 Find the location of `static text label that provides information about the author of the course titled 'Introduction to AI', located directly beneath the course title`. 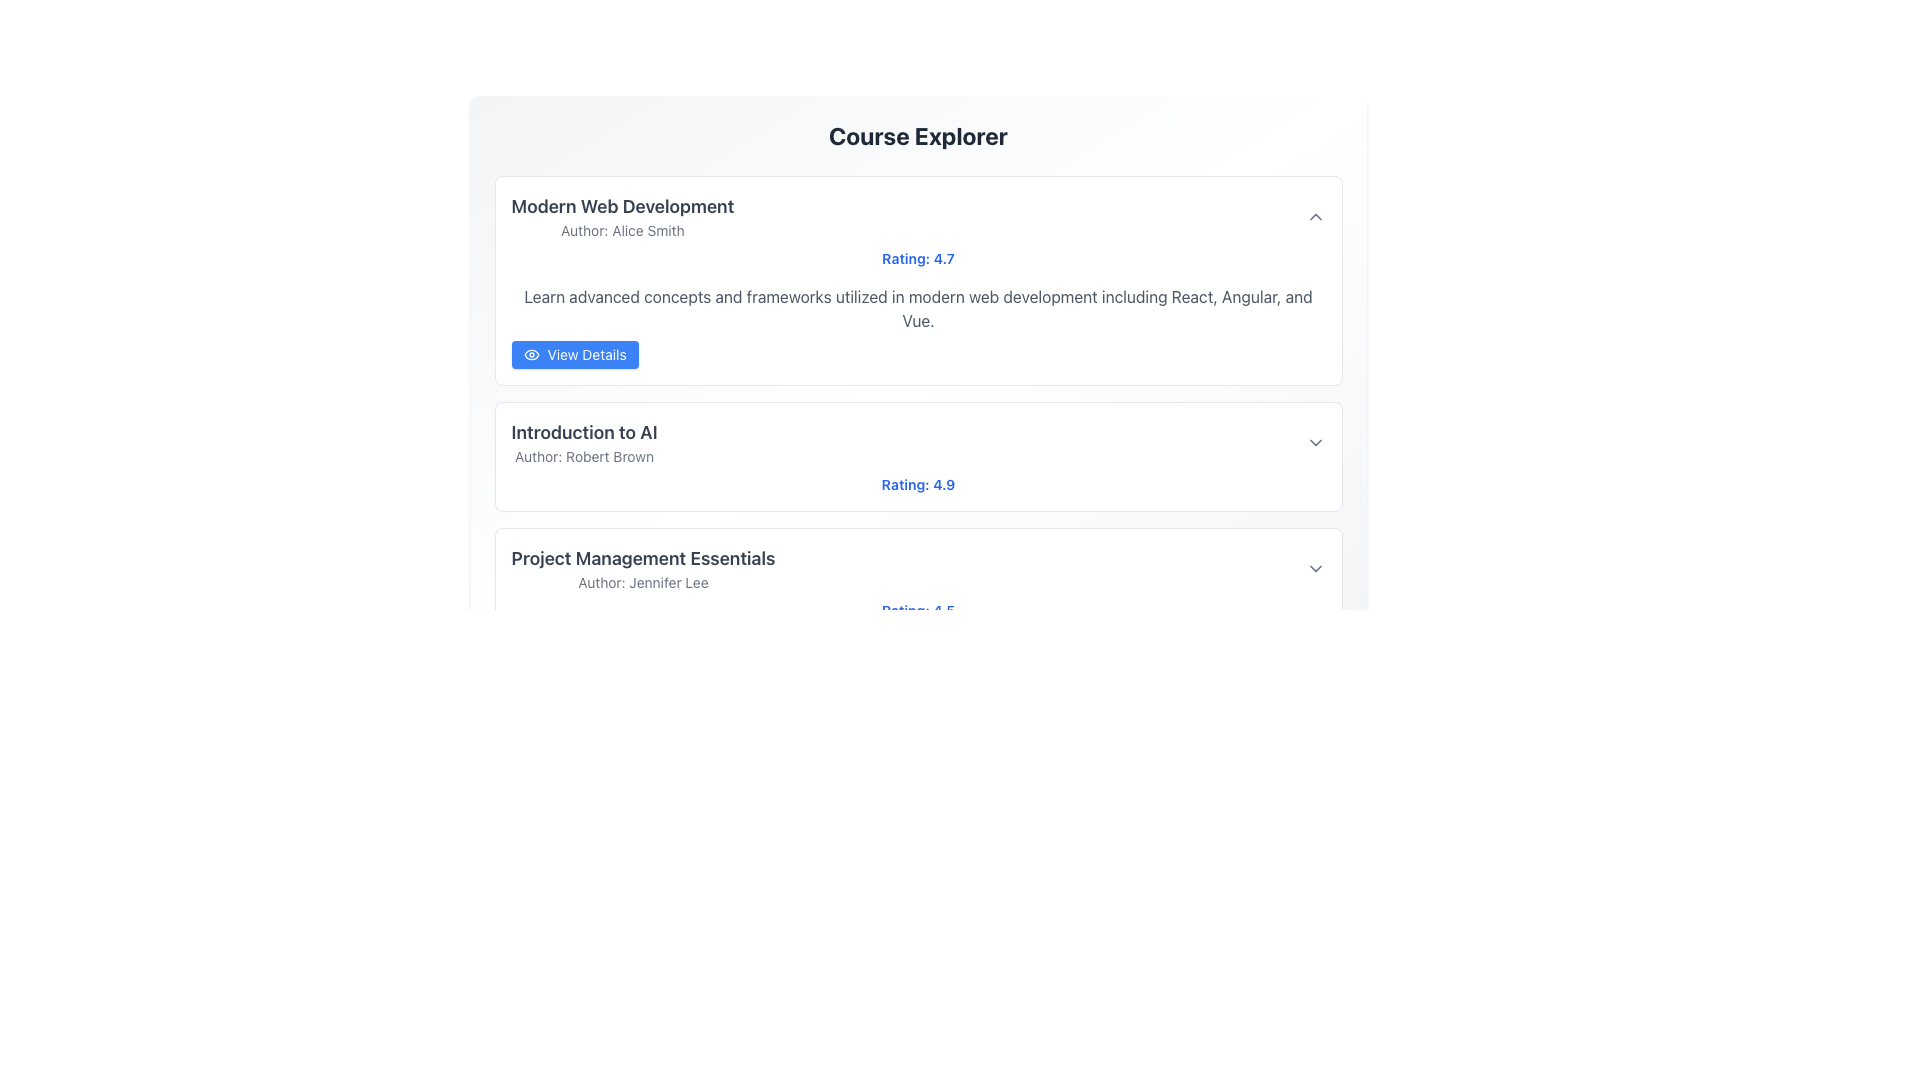

static text label that provides information about the author of the course titled 'Introduction to AI', located directly beneath the course title is located at coordinates (583, 456).